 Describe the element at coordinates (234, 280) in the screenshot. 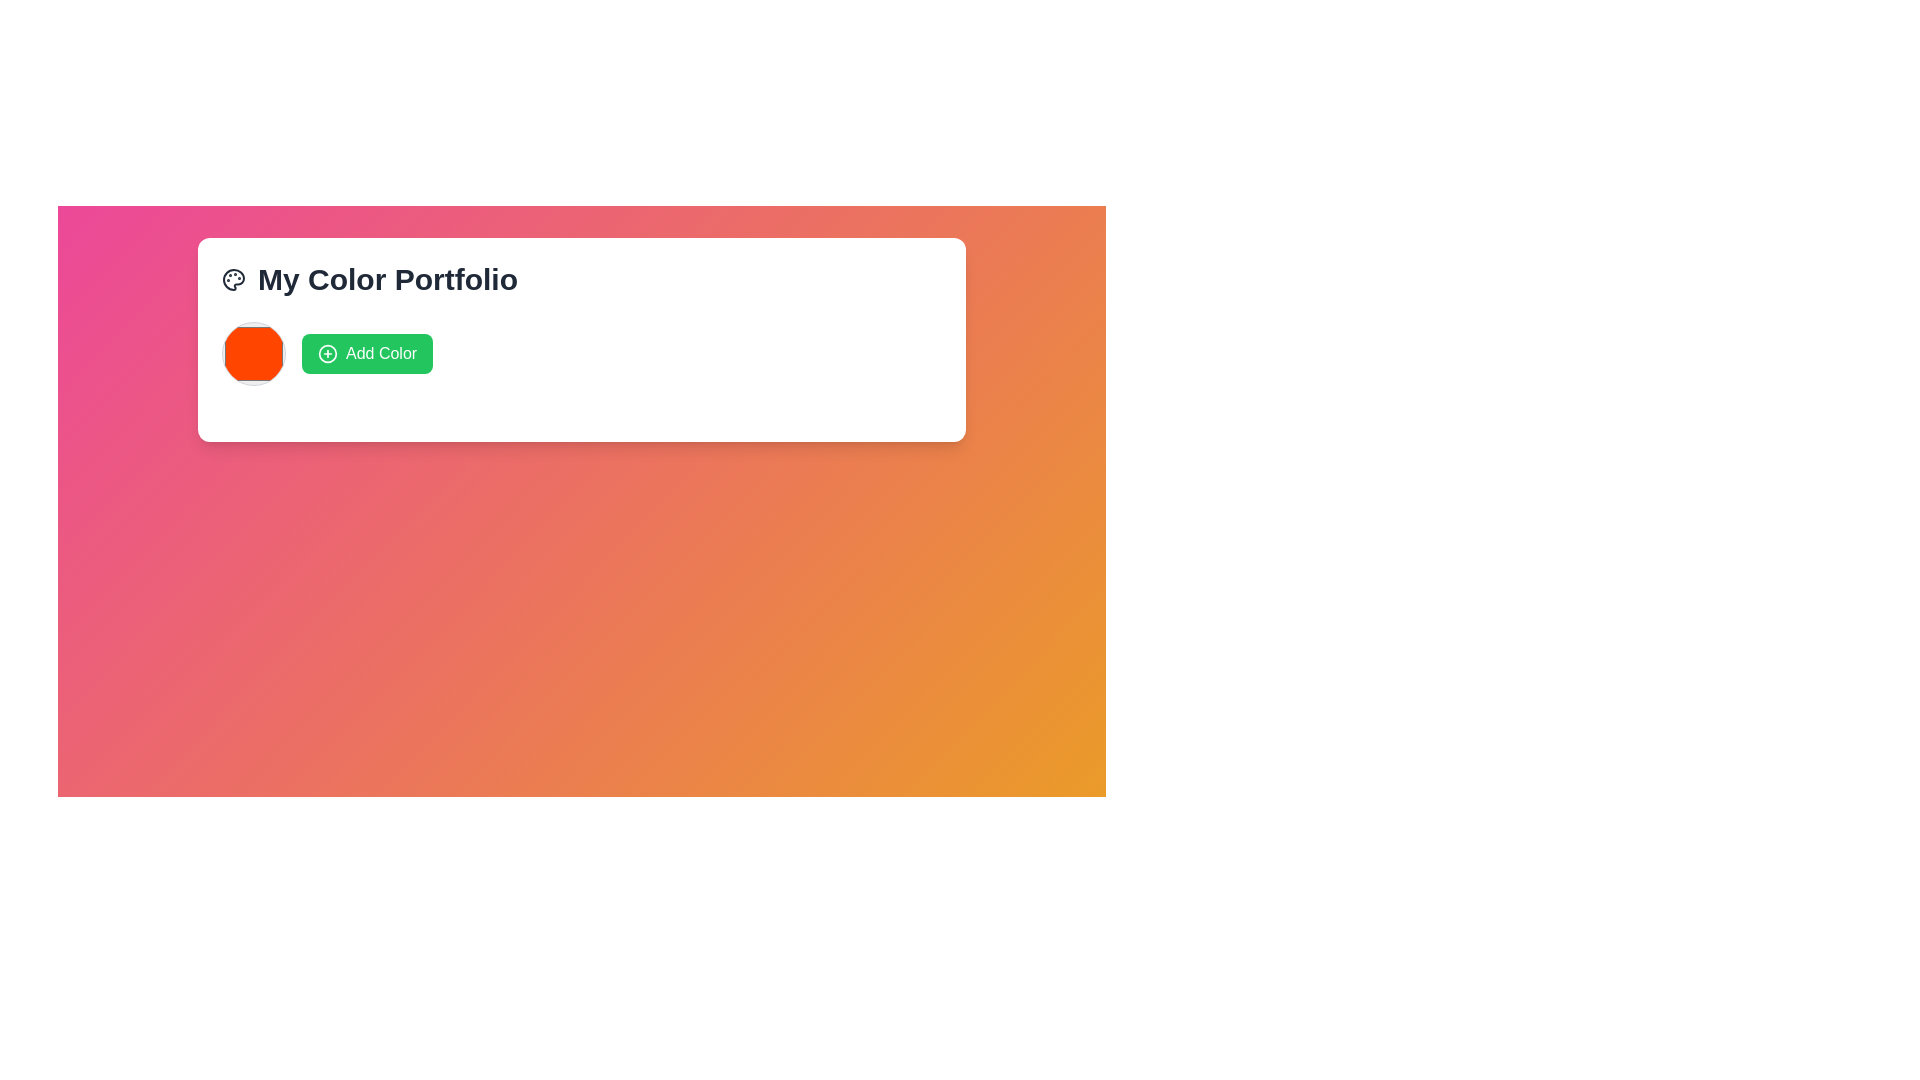

I see `the decorative SVG icon located to the left of the title text 'My Color Portfolio', which is aligned horizontally with it` at that location.